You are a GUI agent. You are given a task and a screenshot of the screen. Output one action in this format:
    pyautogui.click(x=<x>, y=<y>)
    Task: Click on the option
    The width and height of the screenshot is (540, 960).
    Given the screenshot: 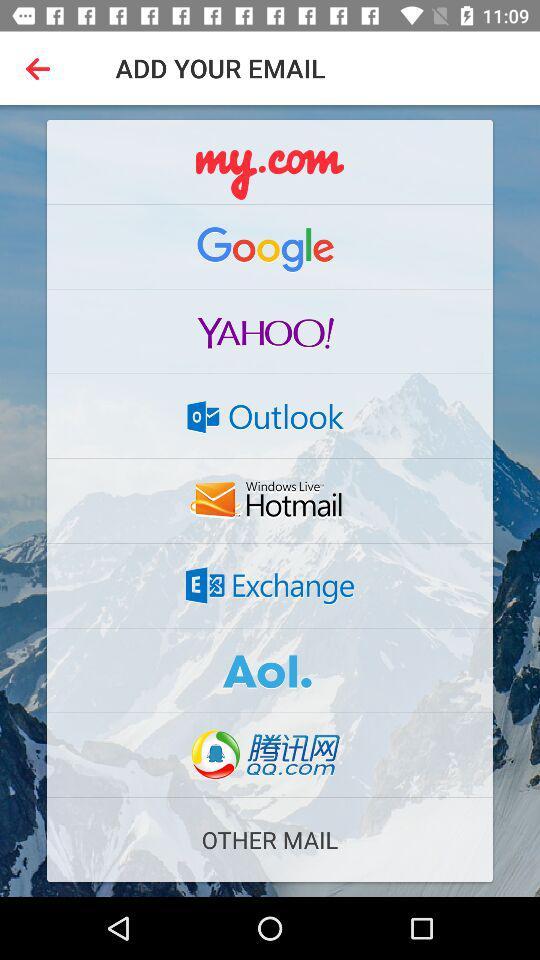 What is the action you would take?
    pyautogui.click(x=270, y=670)
    